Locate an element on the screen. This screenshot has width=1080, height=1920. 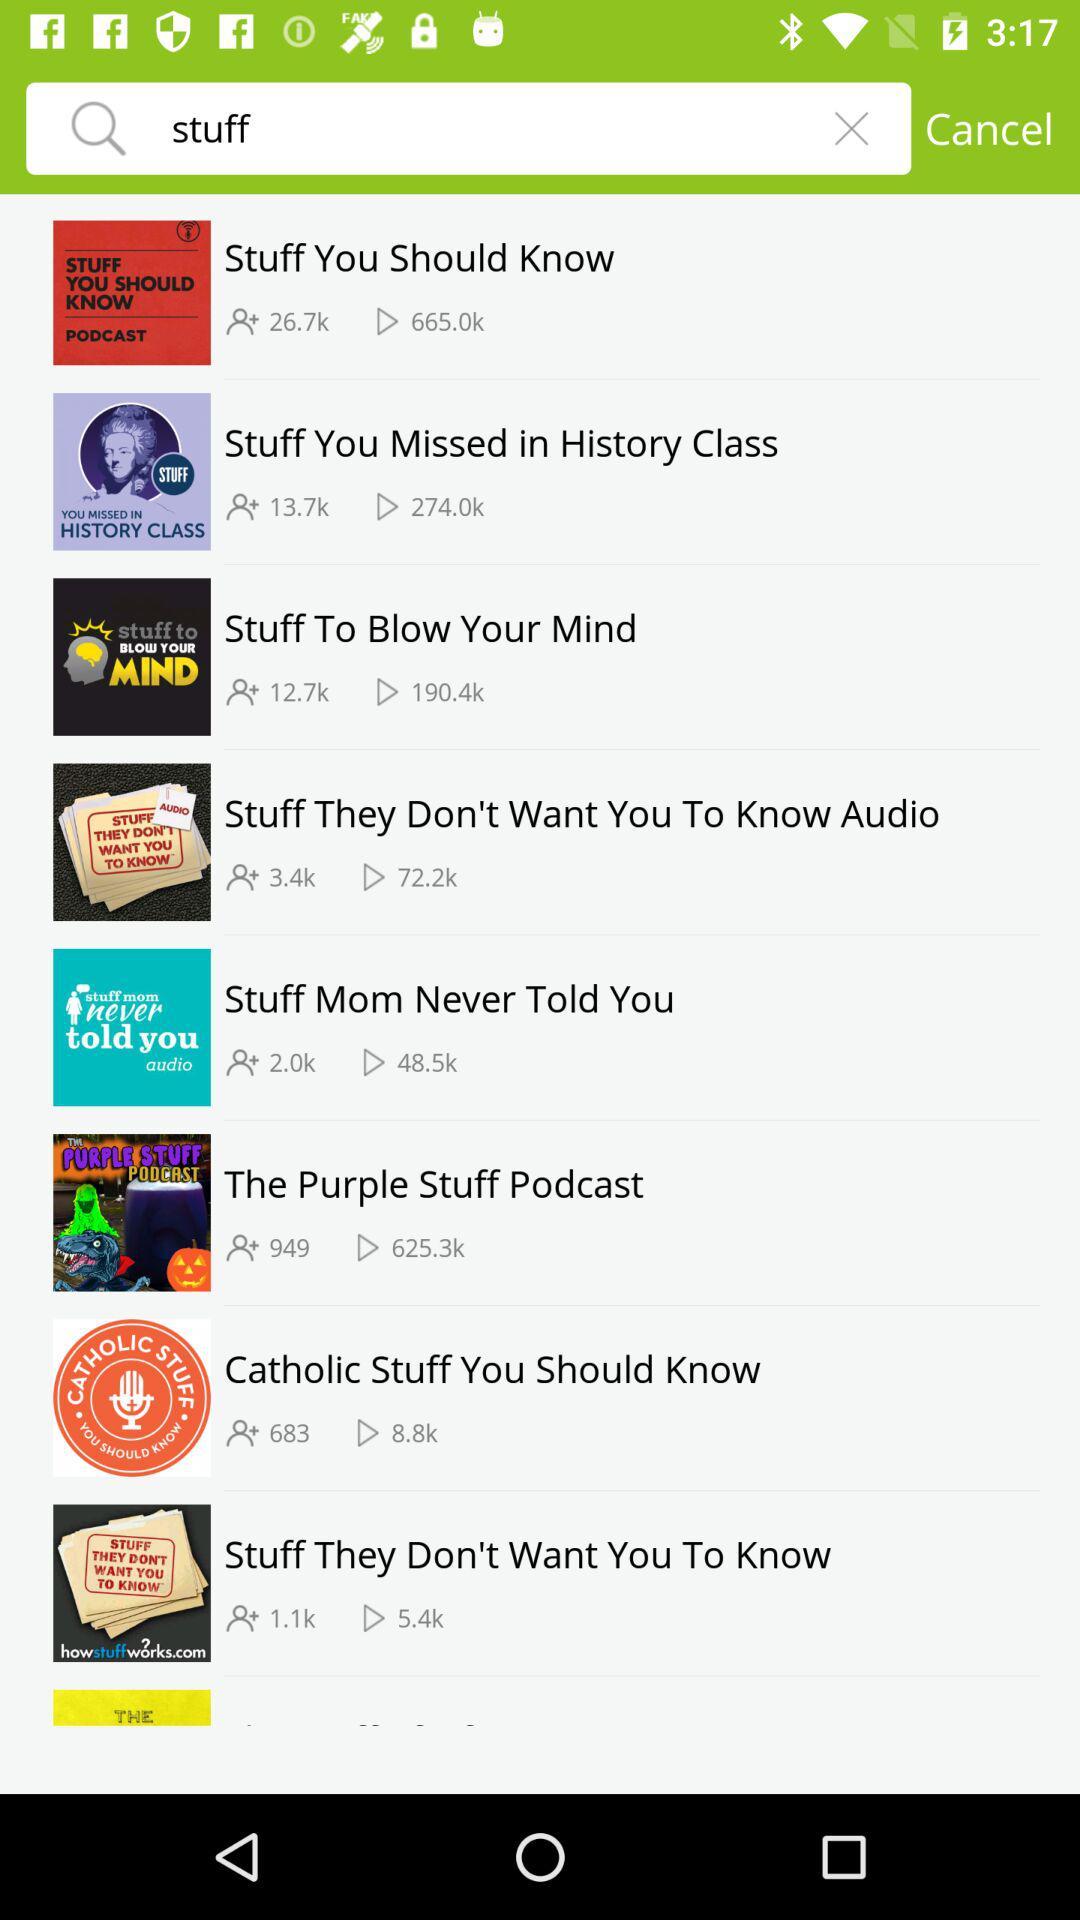
icon below the purple stuff item is located at coordinates (289, 1246).